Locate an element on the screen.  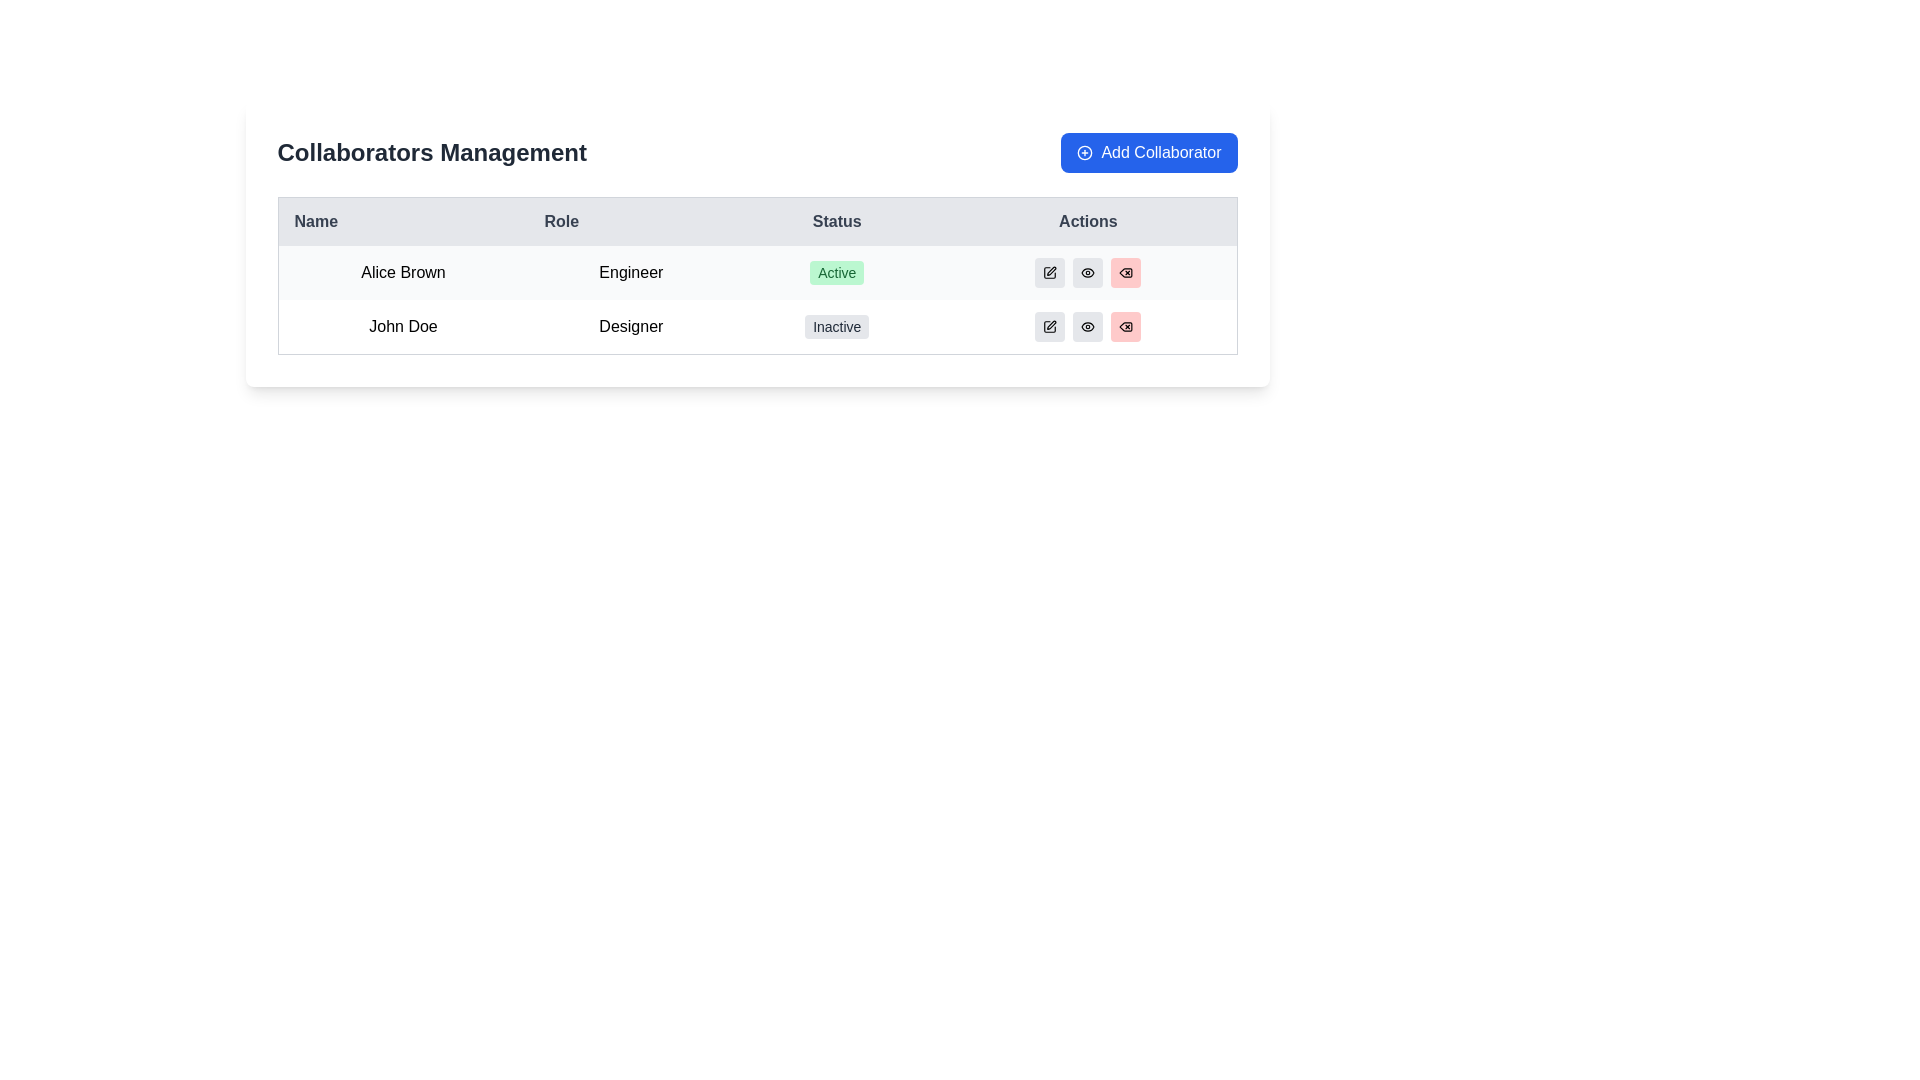
the pen icon button located in the 'Actions' column of the first row to initiate an edit action is located at coordinates (1049, 273).